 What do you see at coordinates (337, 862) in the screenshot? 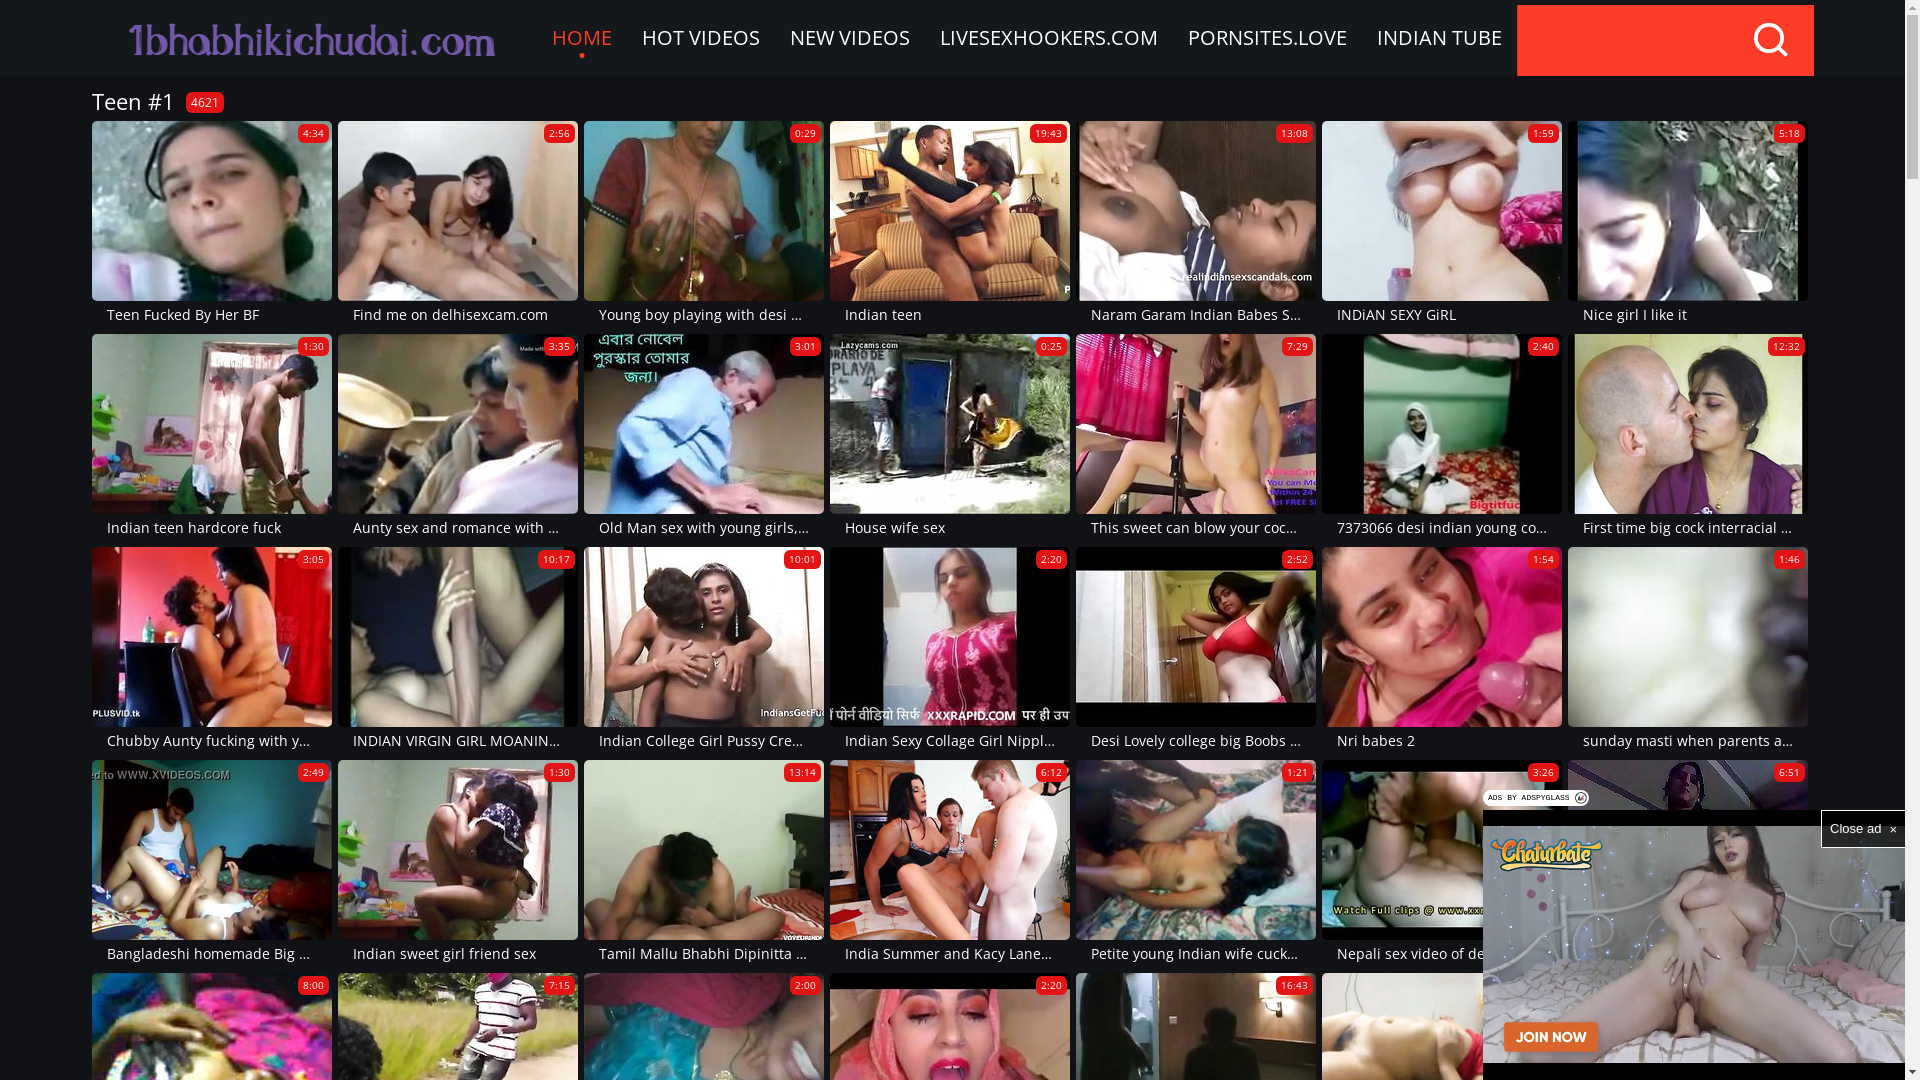
I see `'1:30` at bounding box center [337, 862].